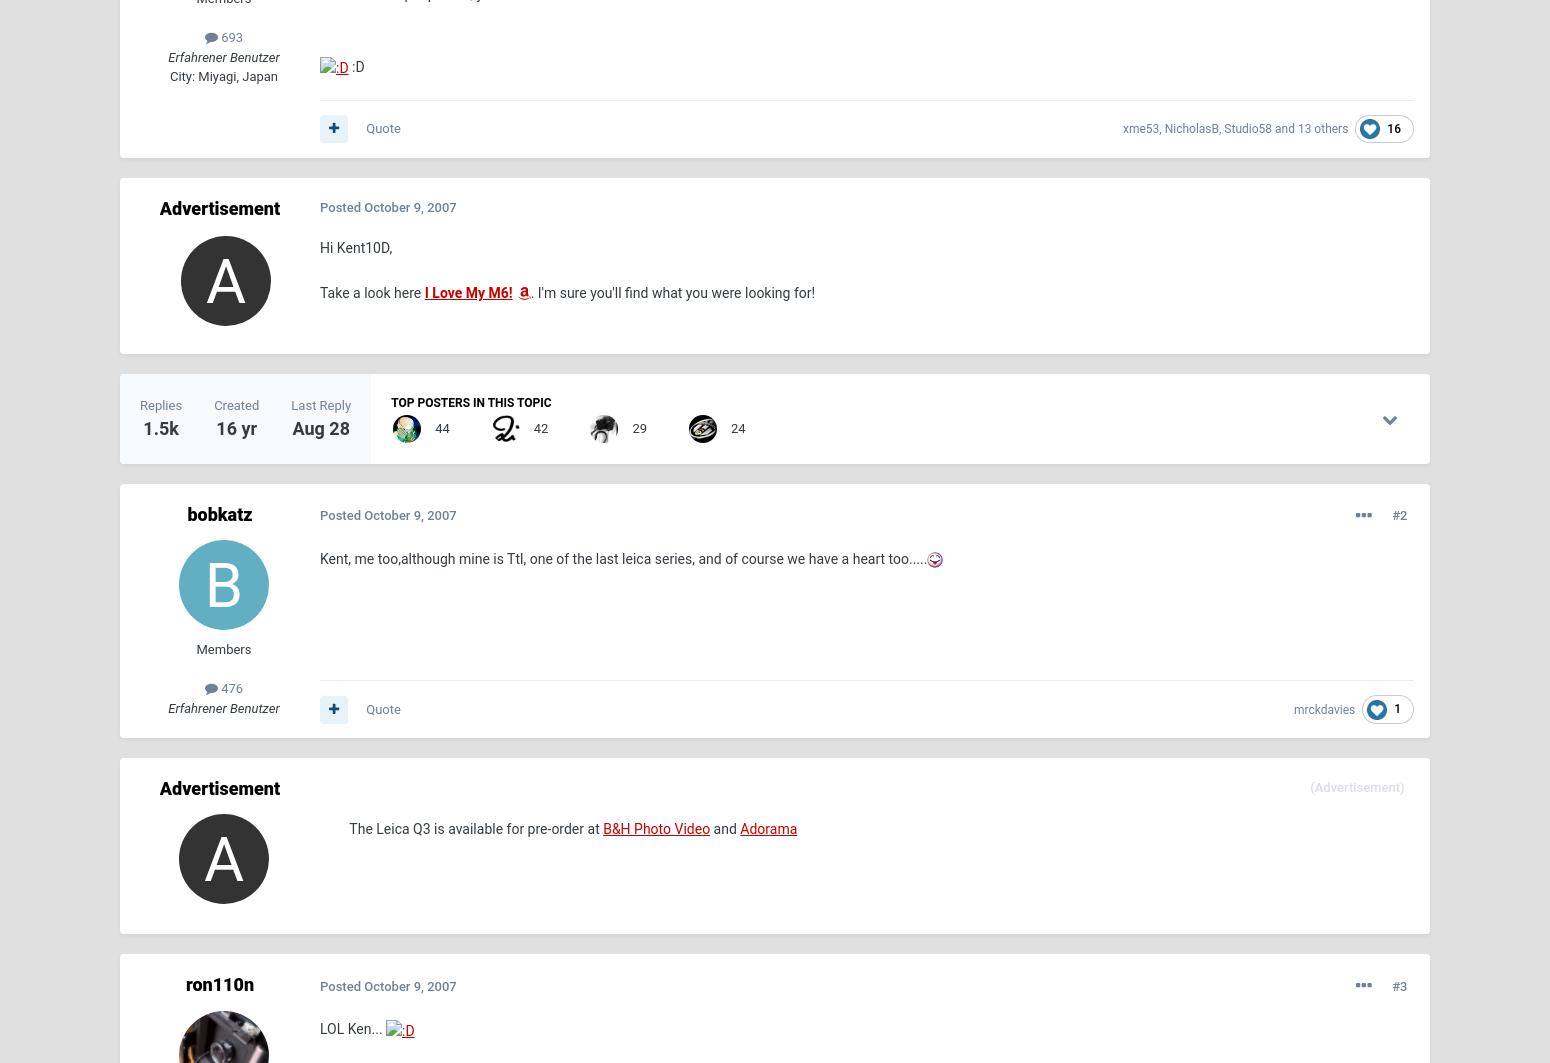 The image size is (1550, 1063). What do you see at coordinates (1213, 468) in the screenshot?
I see `'October 18'` at bounding box center [1213, 468].